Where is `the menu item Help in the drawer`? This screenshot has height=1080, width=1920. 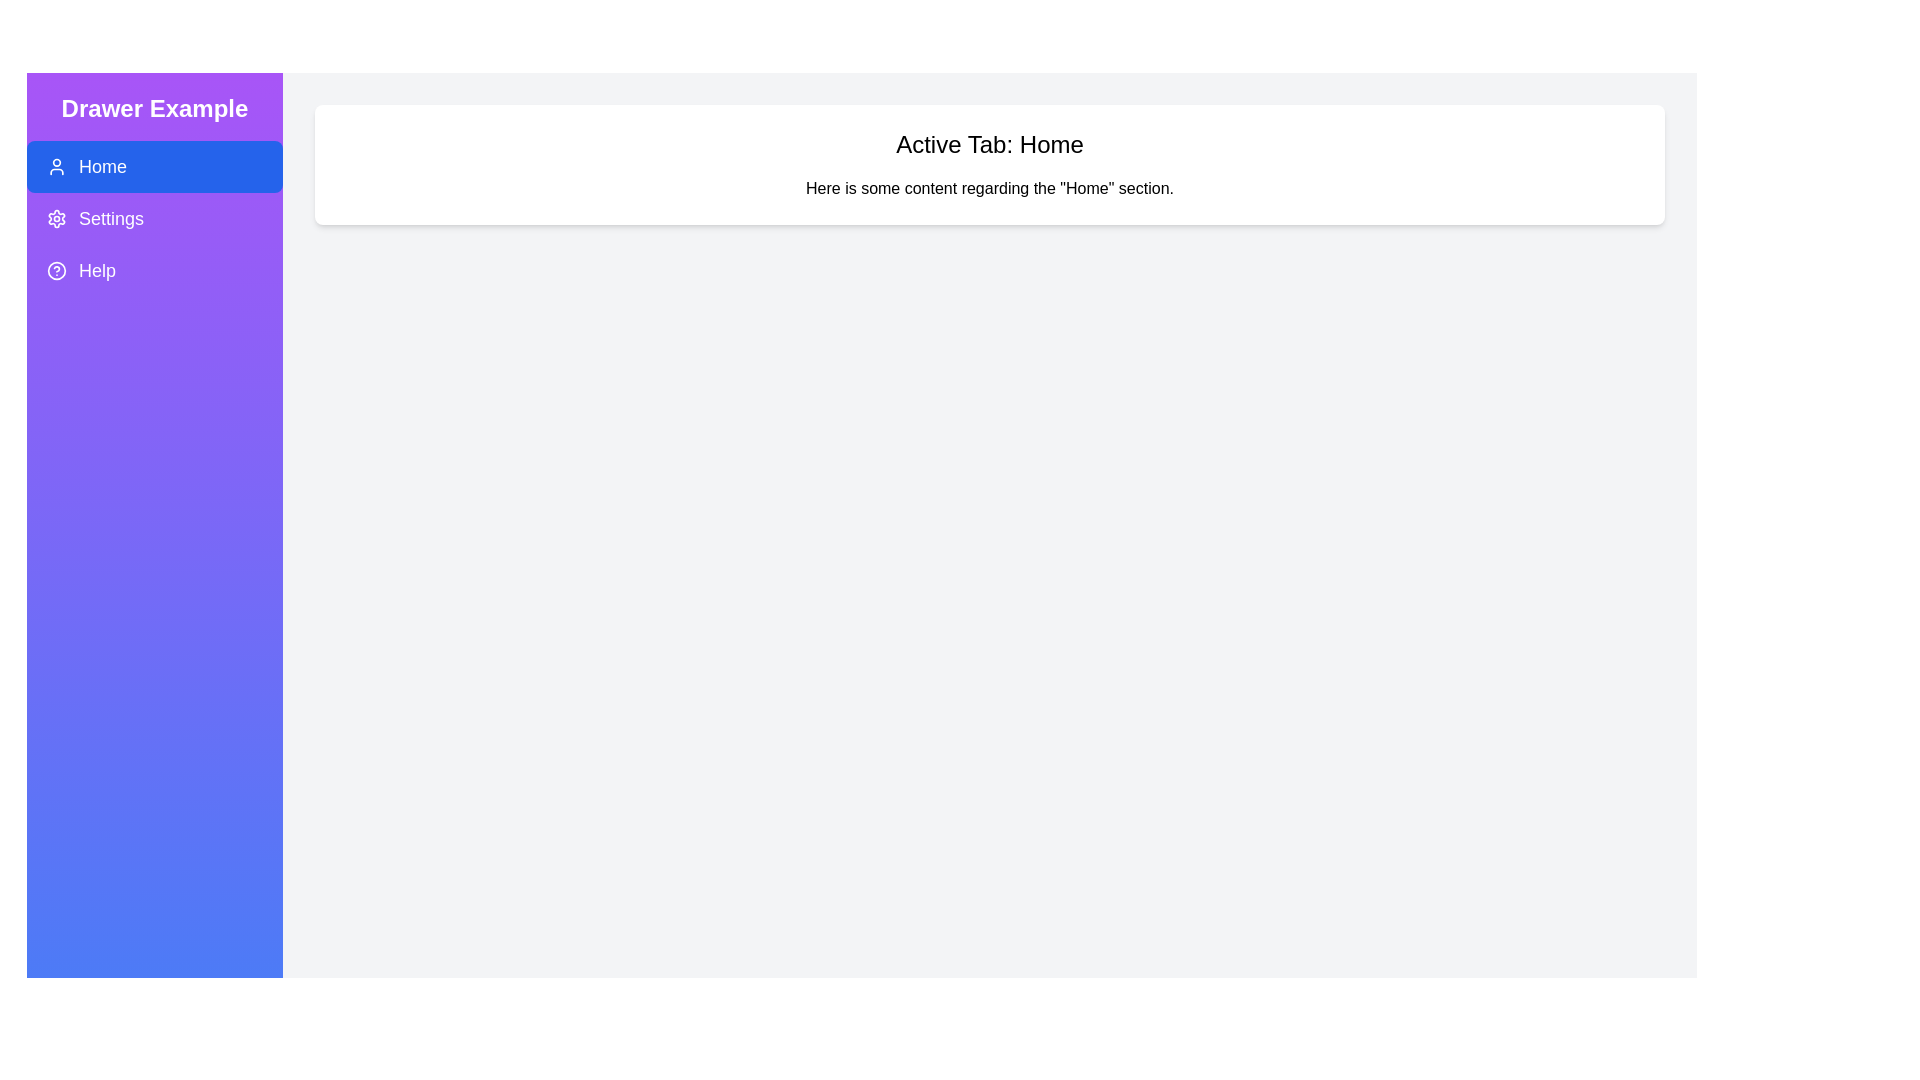 the menu item Help in the drawer is located at coordinates (153, 270).